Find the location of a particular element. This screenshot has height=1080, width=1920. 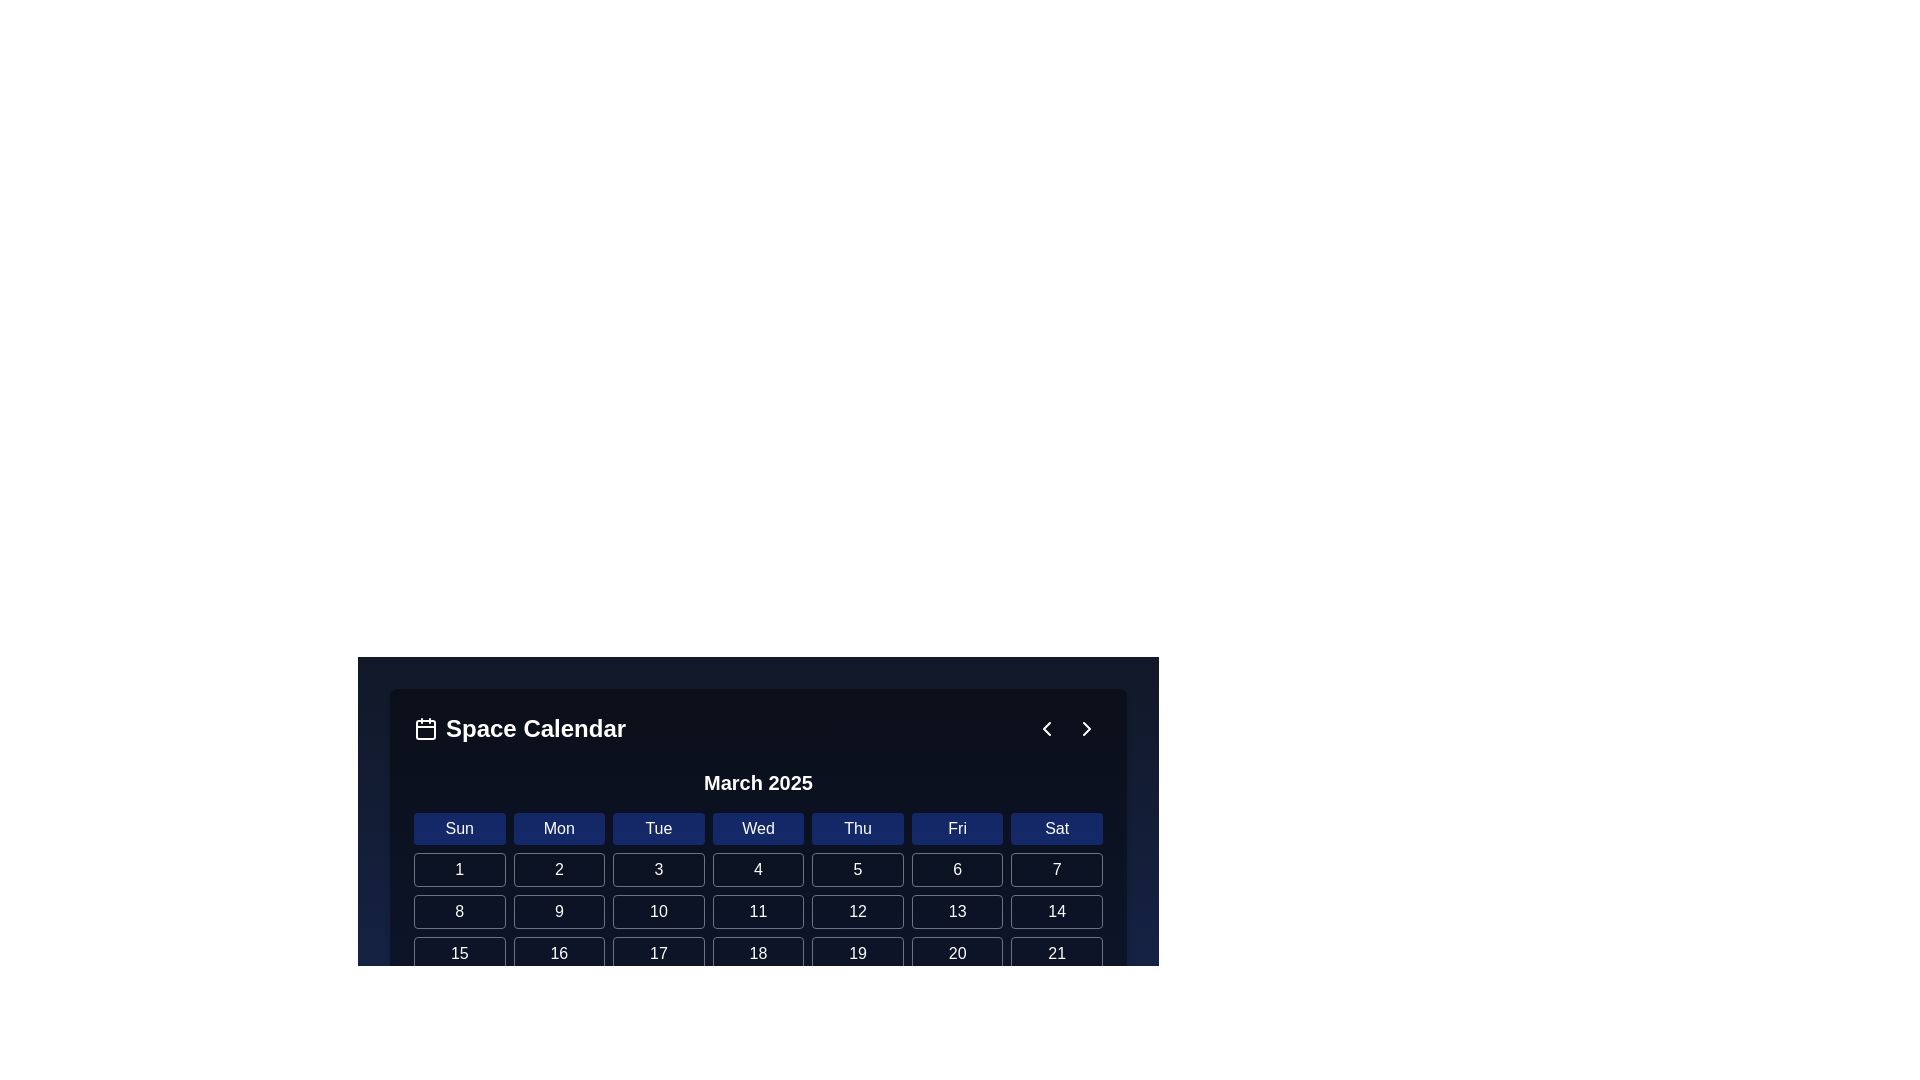

the button labeled '2', which has a dark background, light-colored text, and rounded corners is located at coordinates (559, 869).